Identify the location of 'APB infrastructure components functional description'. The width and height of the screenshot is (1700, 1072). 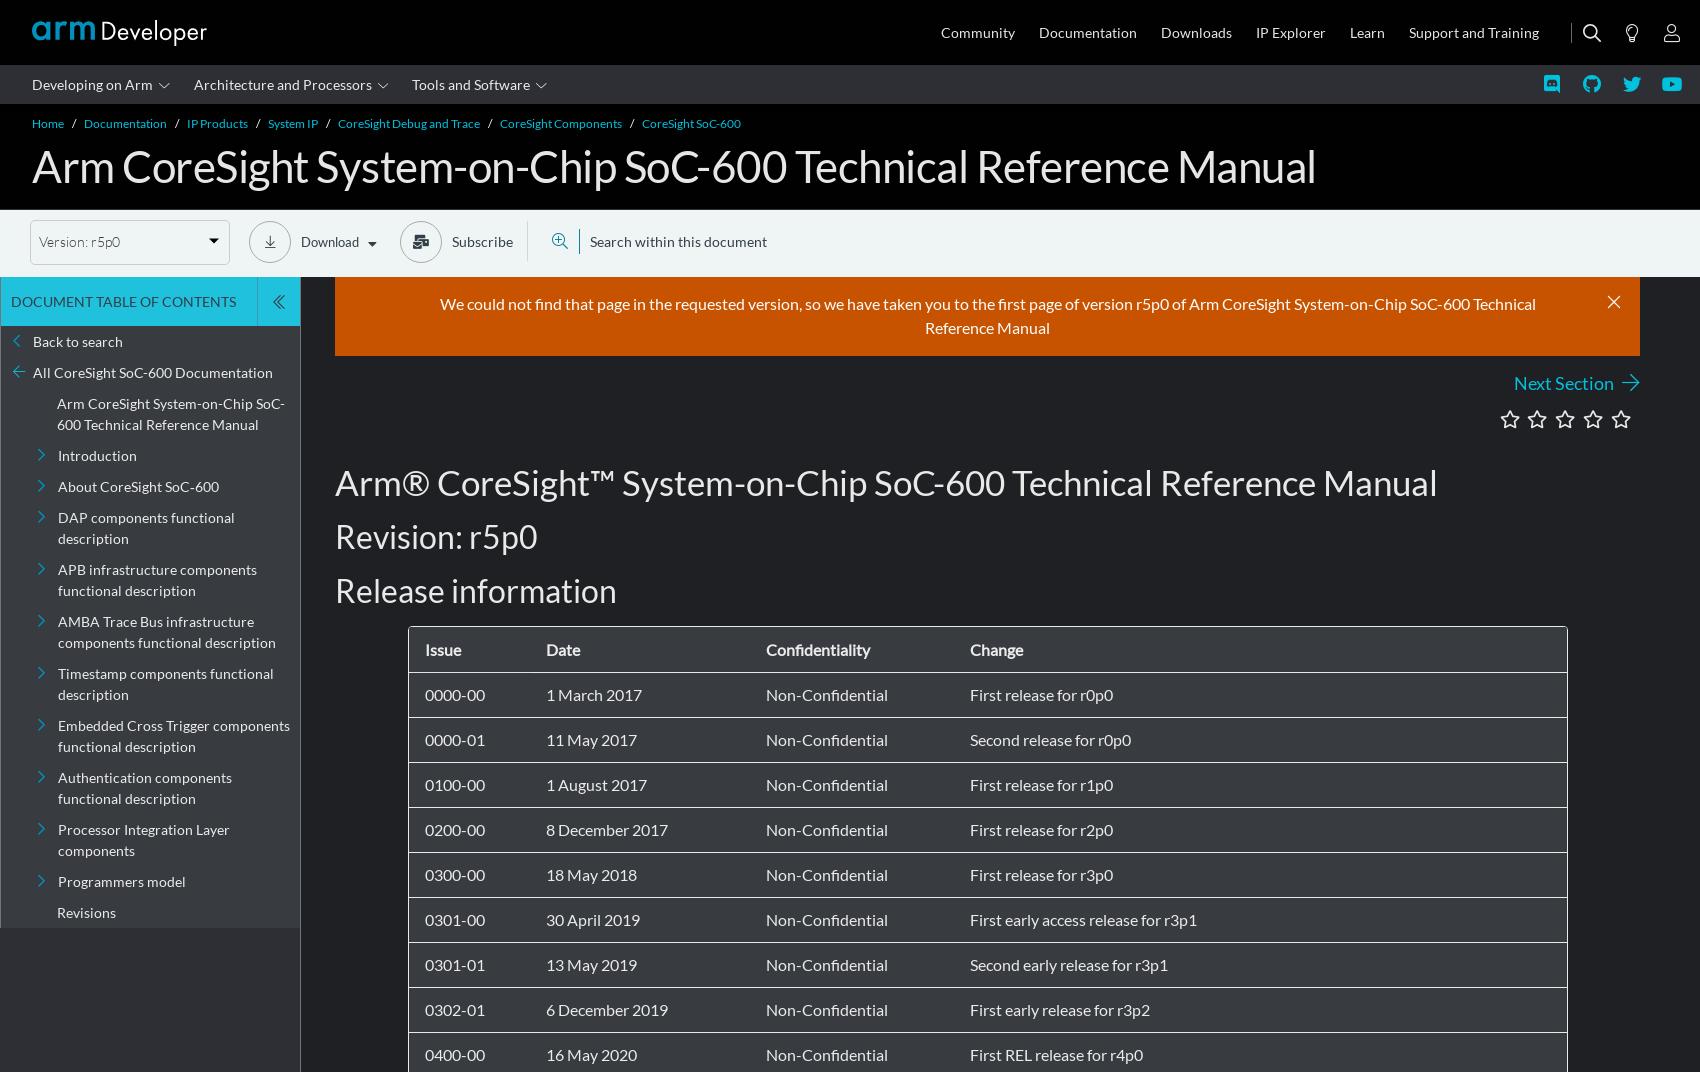
(156, 578).